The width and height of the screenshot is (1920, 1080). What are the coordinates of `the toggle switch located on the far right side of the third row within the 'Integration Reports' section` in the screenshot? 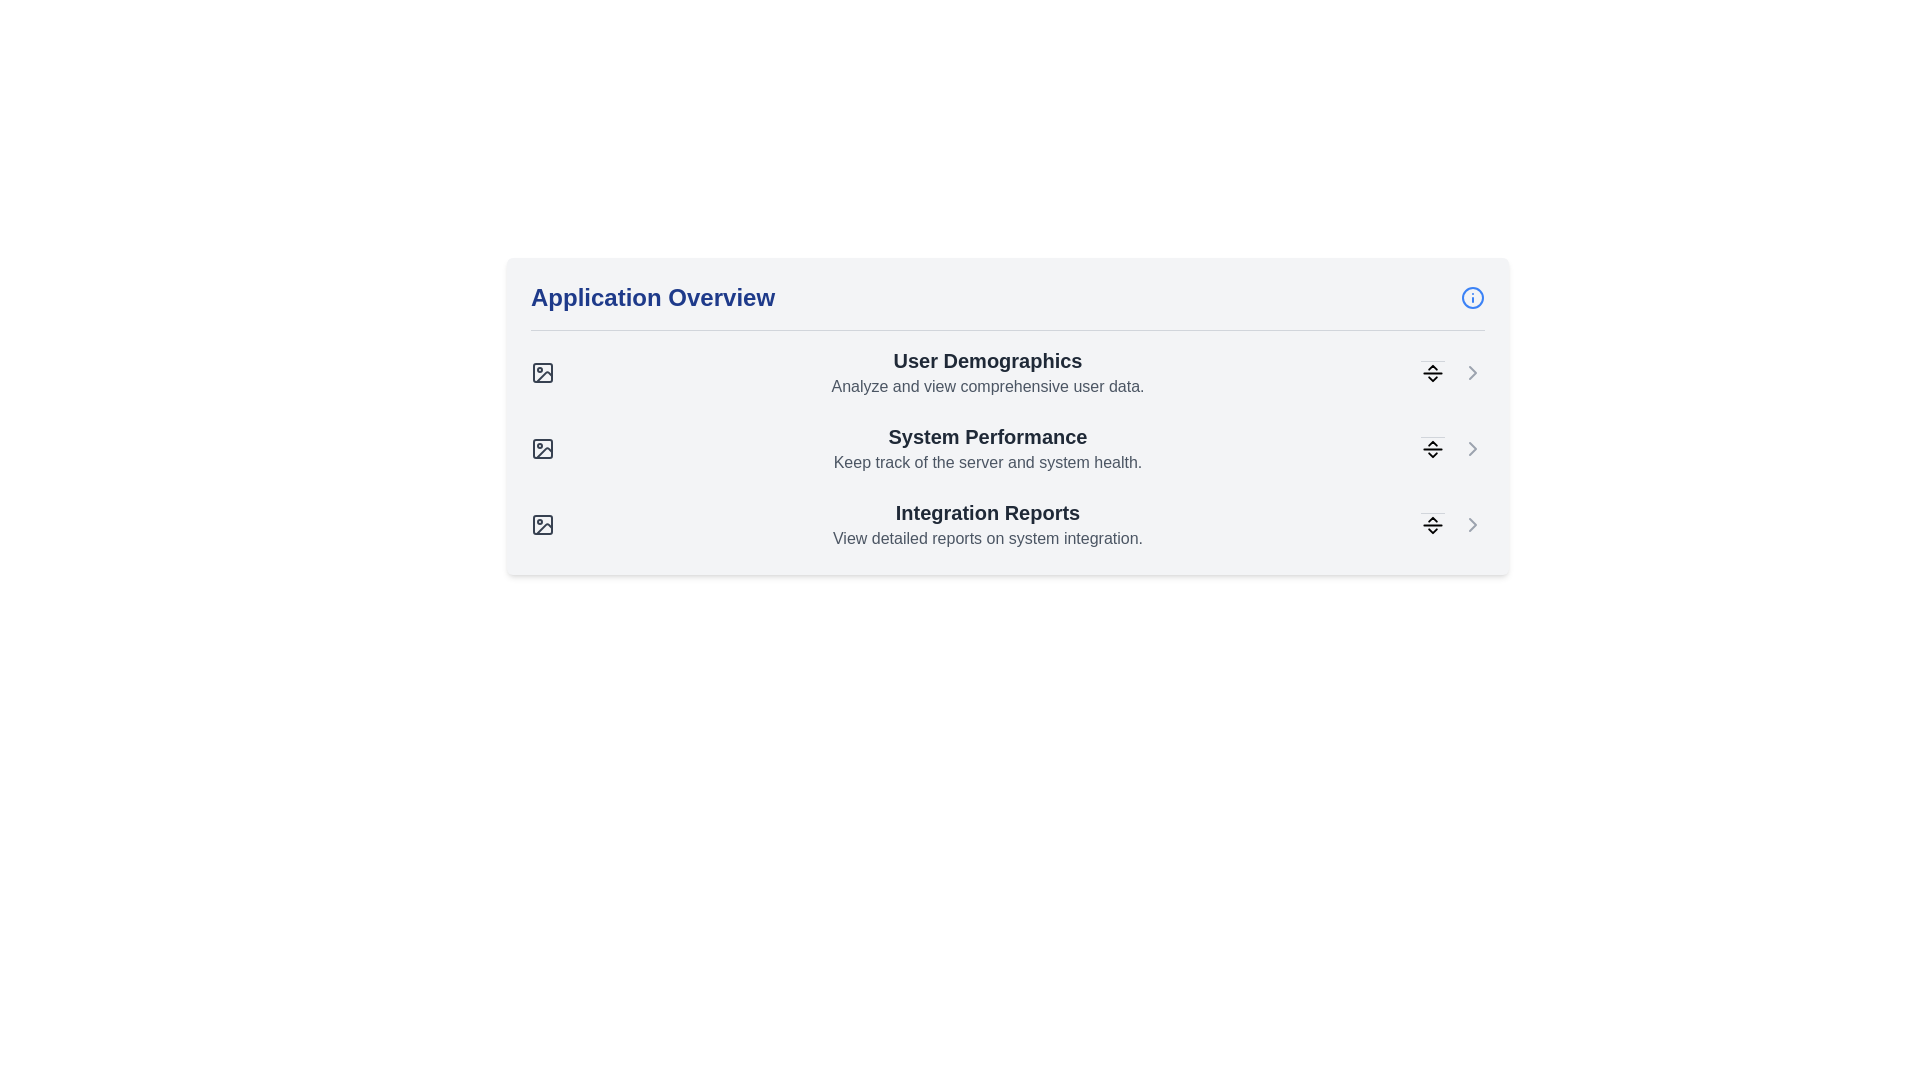 It's located at (1432, 523).